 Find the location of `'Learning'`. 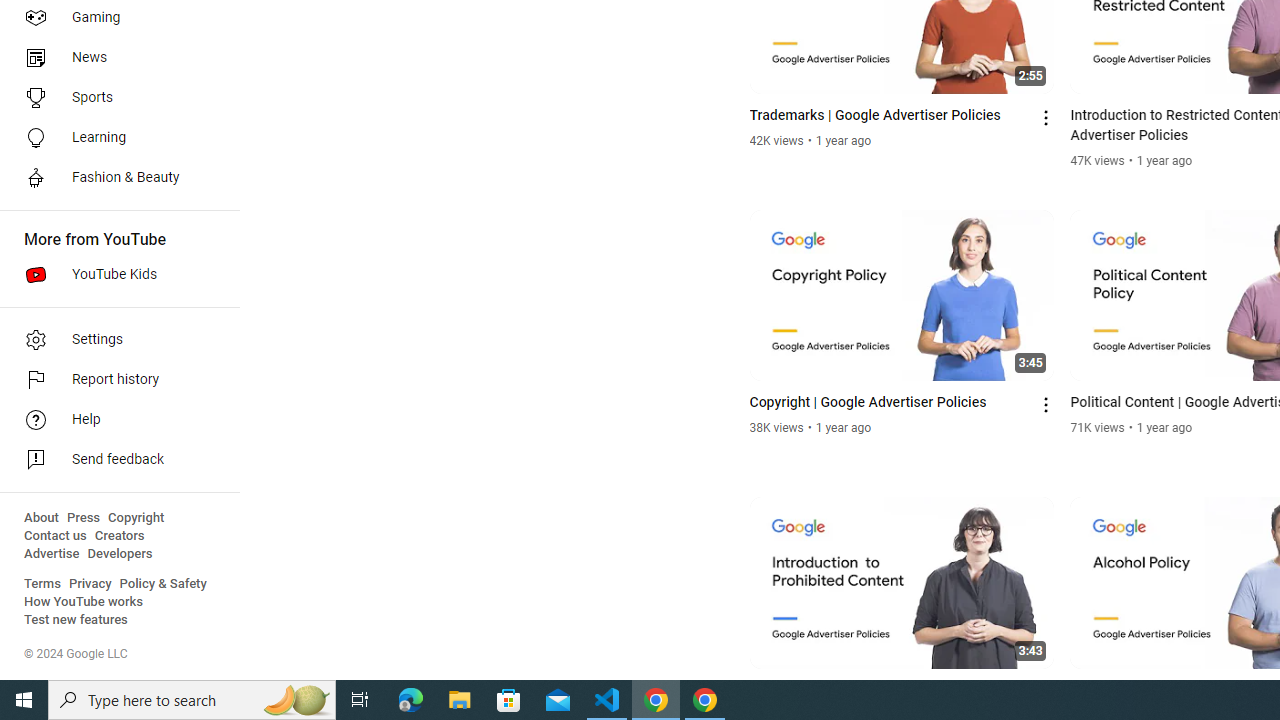

'Learning' is located at coordinates (112, 136).